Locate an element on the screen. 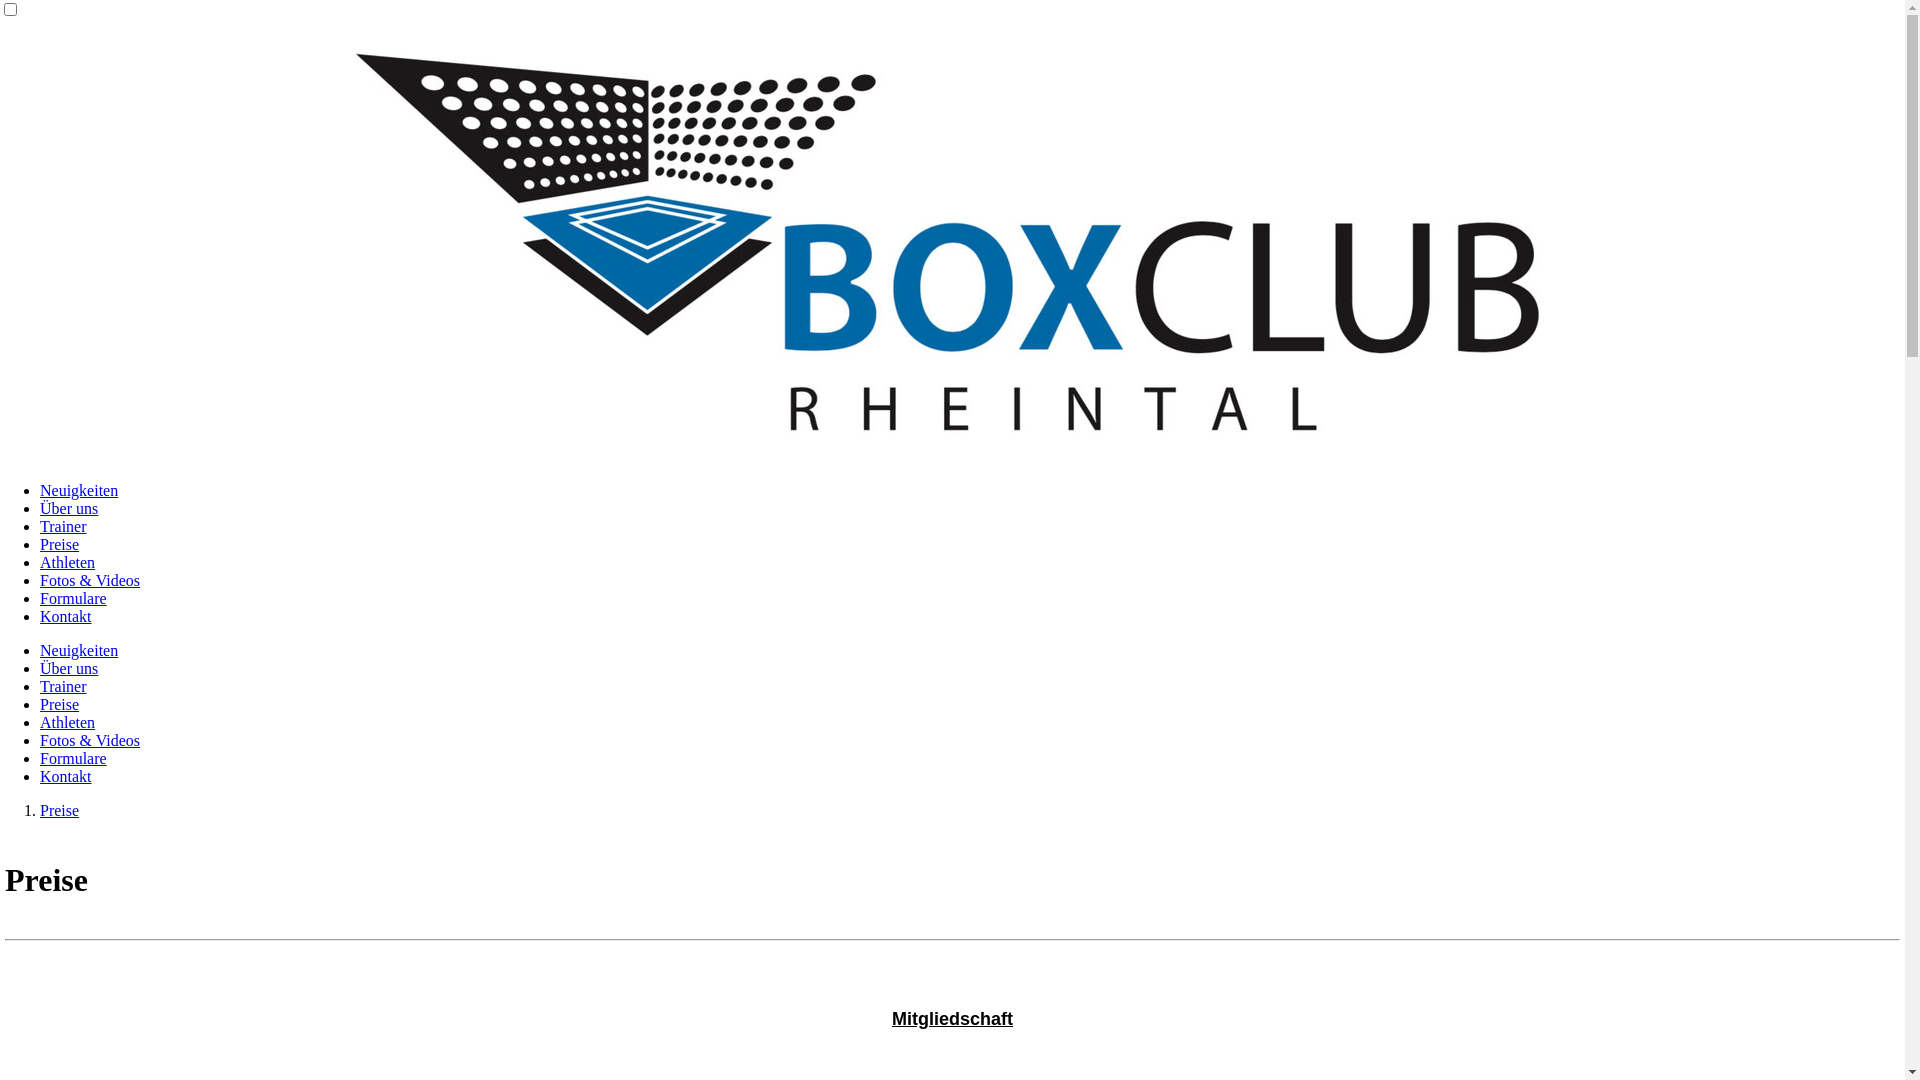 The width and height of the screenshot is (1920, 1080). 'Preise' is located at coordinates (59, 544).